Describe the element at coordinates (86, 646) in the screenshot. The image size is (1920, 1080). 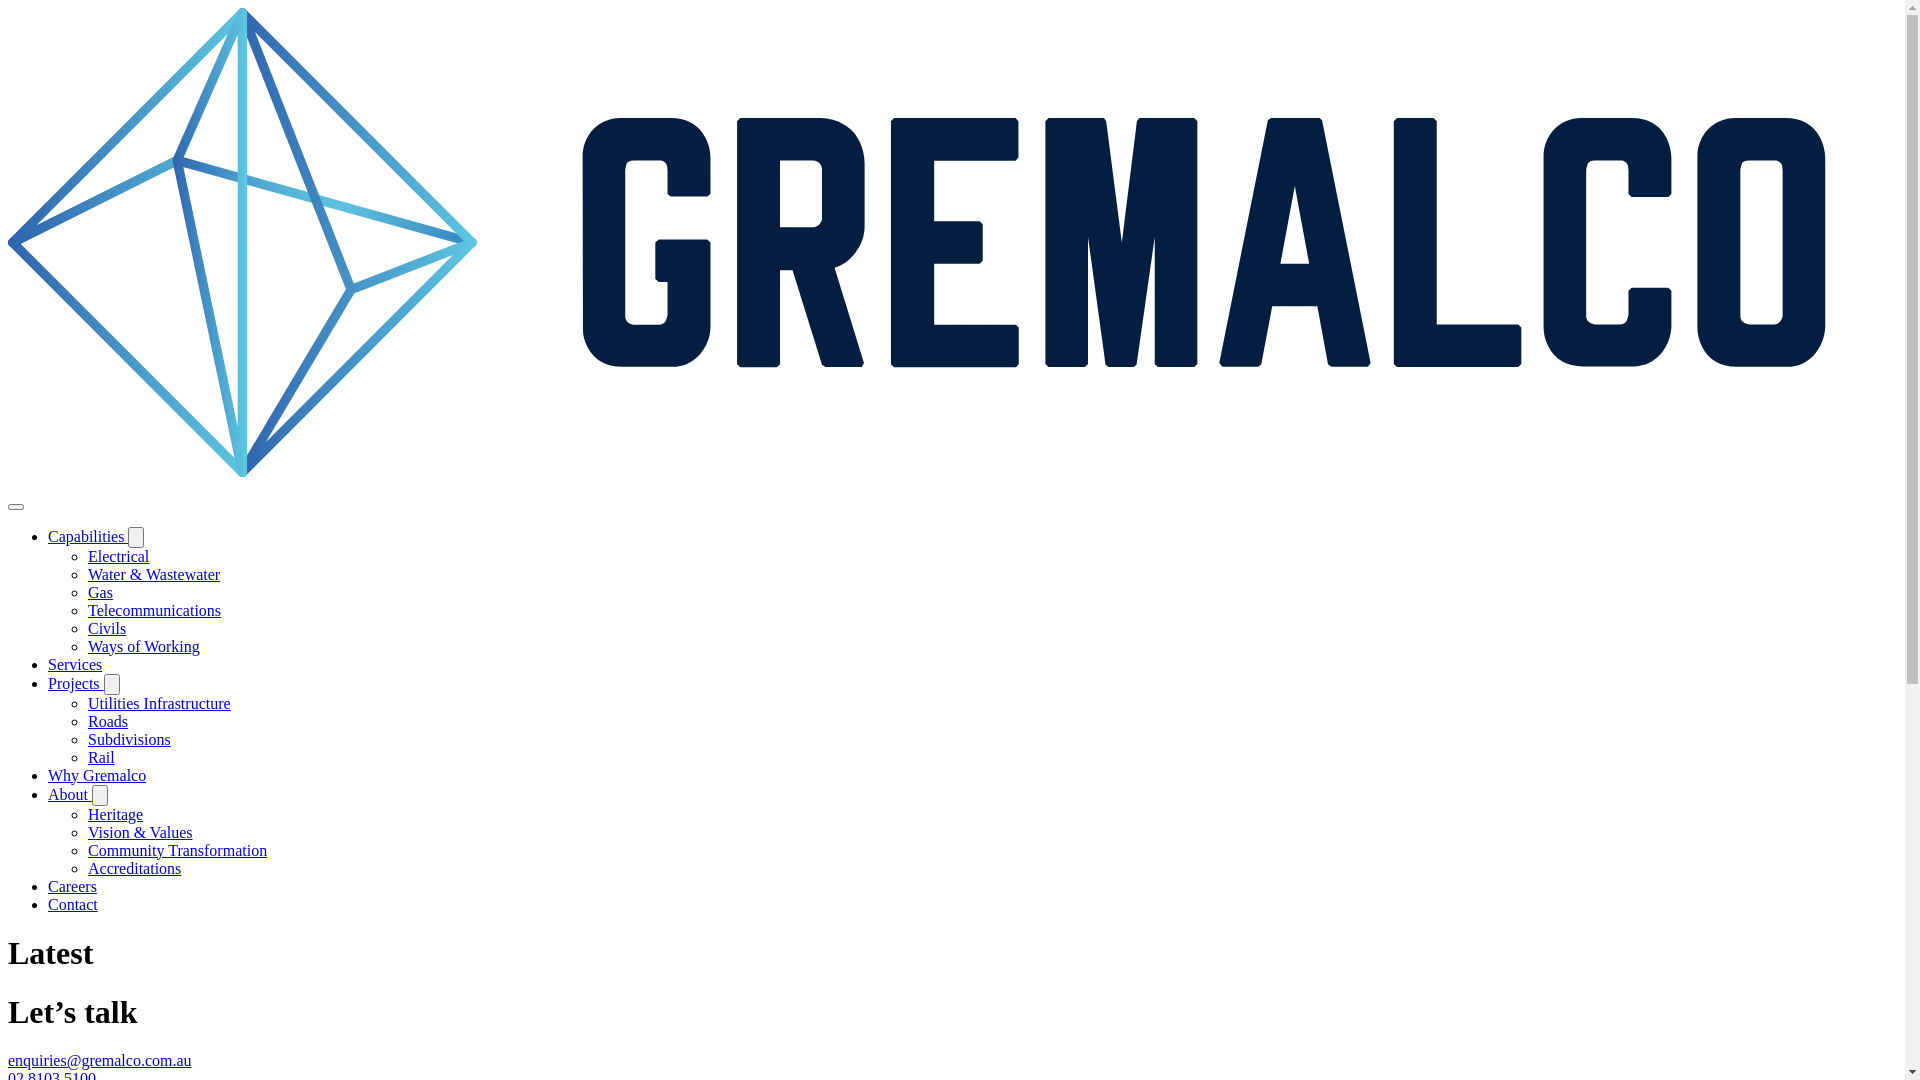
I see `'Ways of Working'` at that location.